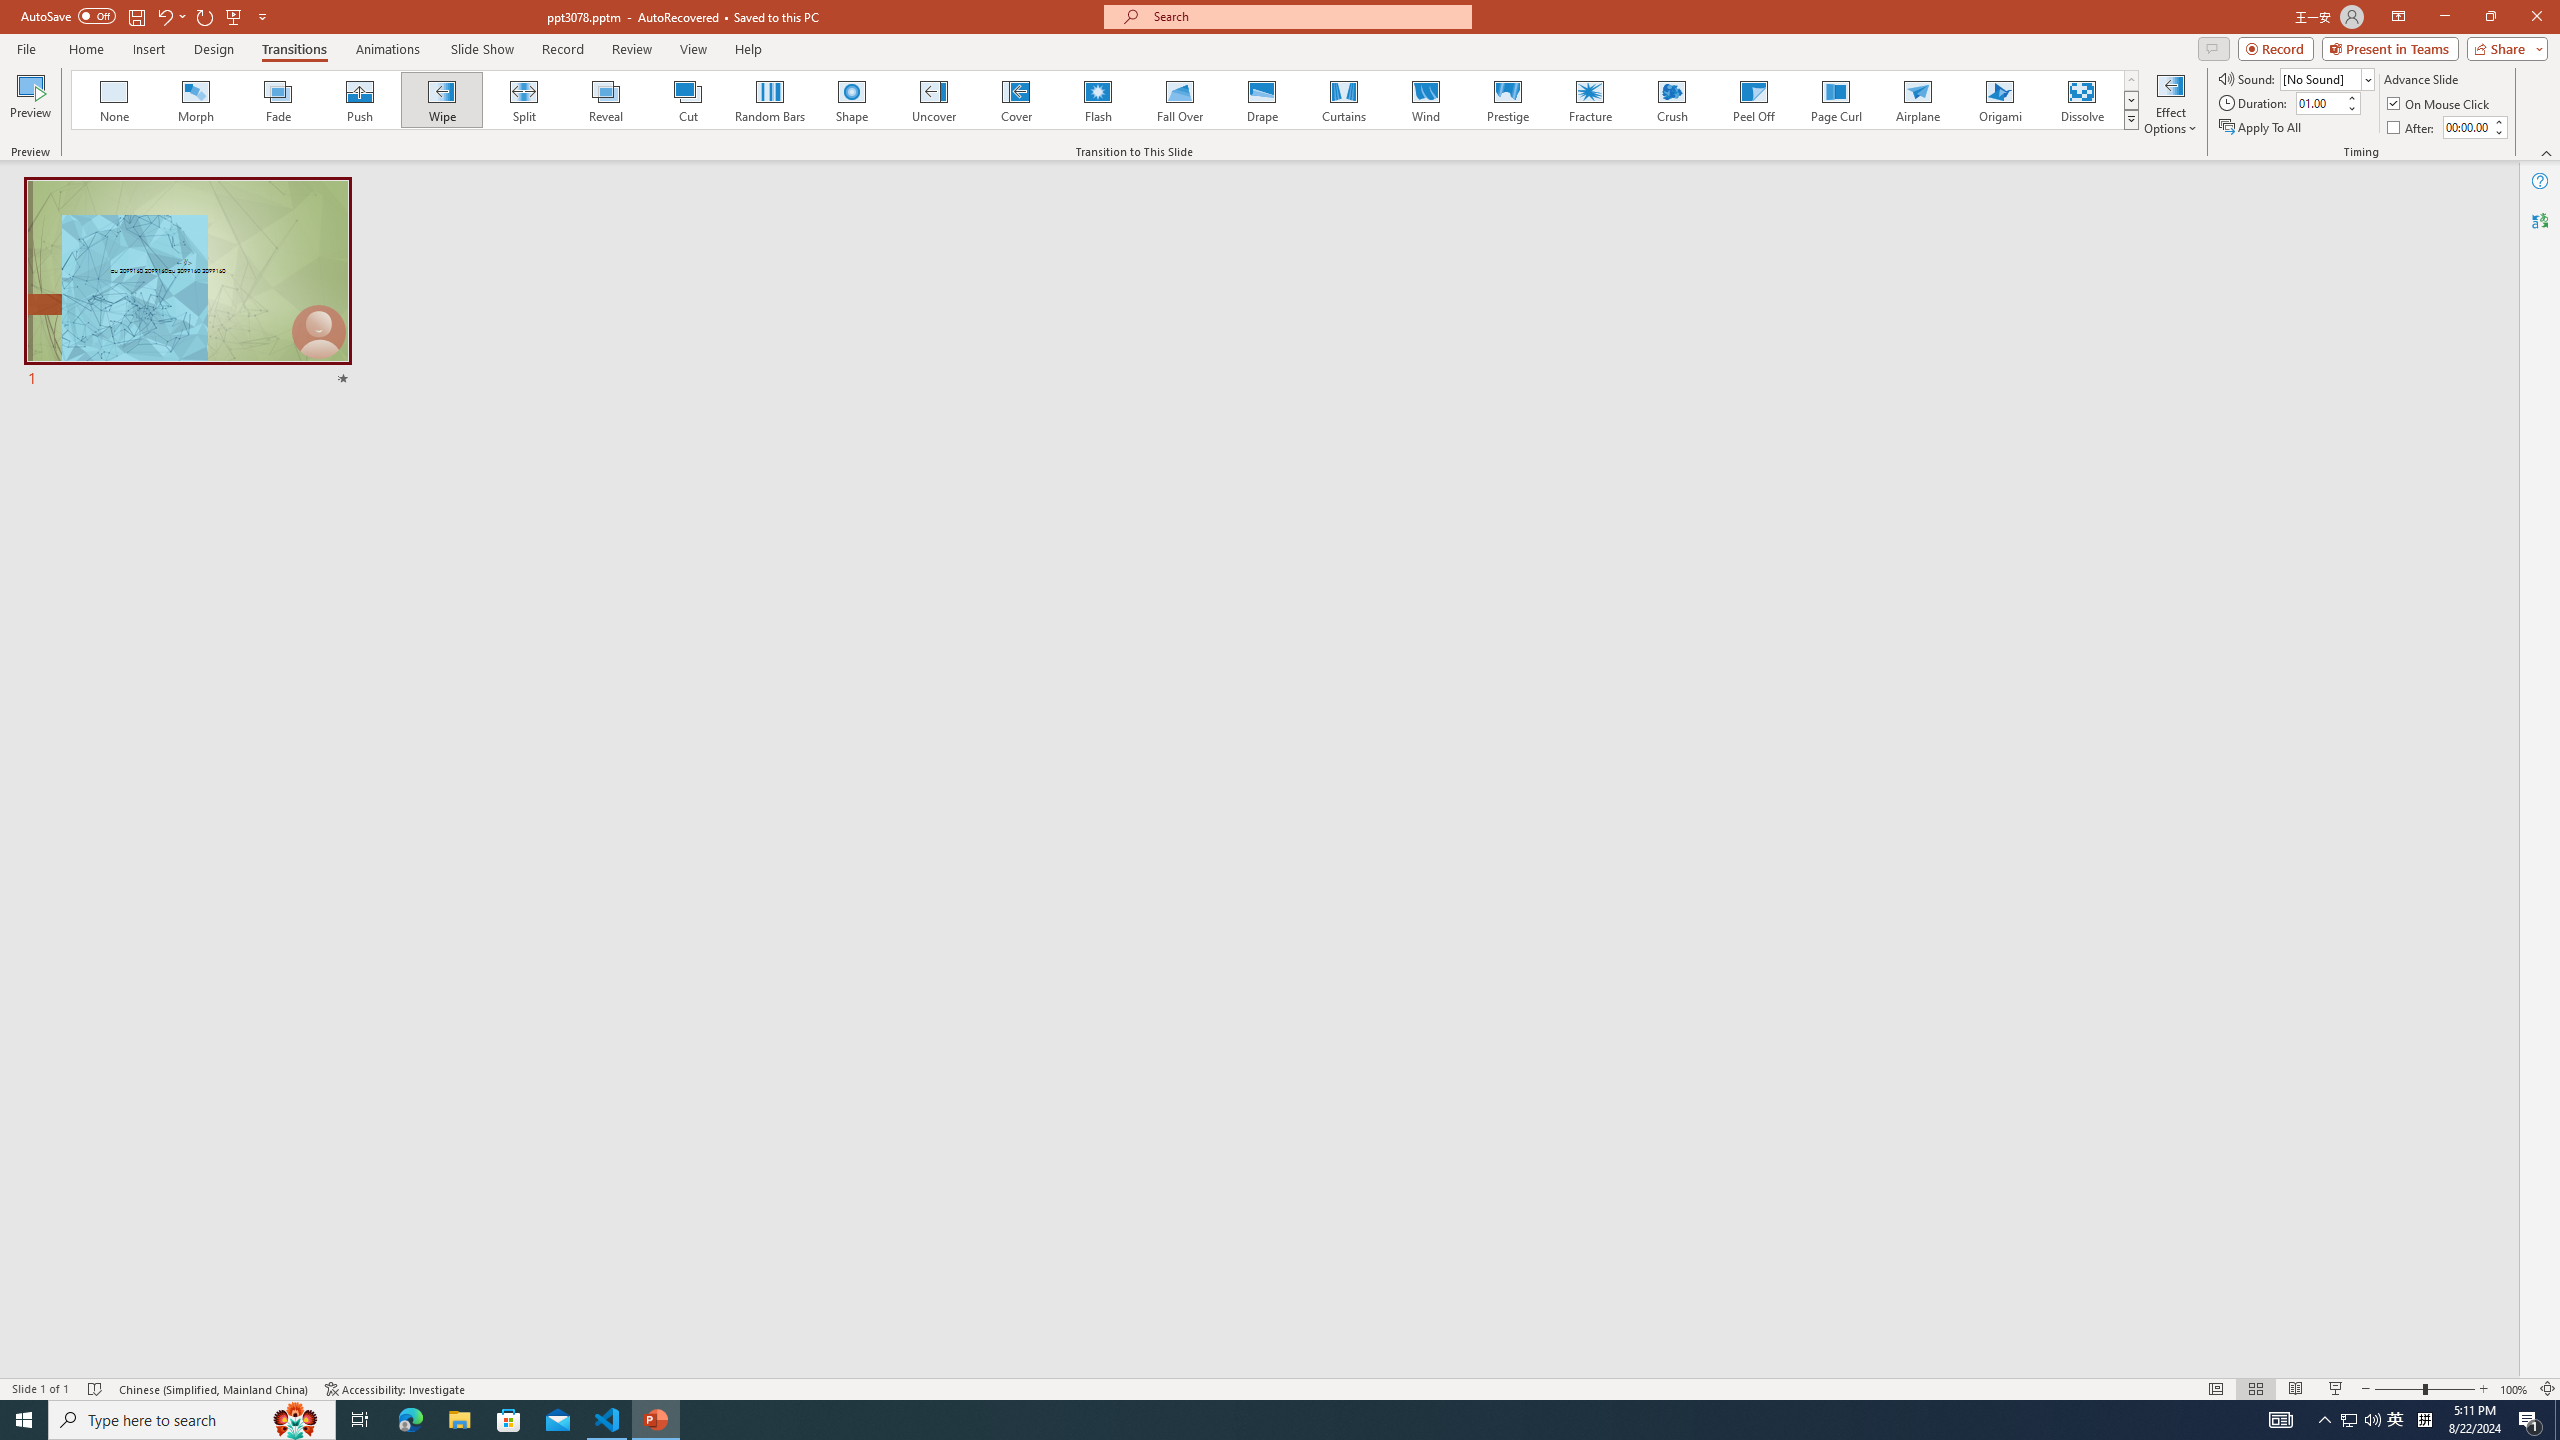  What do you see at coordinates (606, 99) in the screenshot?
I see `'Reveal'` at bounding box center [606, 99].